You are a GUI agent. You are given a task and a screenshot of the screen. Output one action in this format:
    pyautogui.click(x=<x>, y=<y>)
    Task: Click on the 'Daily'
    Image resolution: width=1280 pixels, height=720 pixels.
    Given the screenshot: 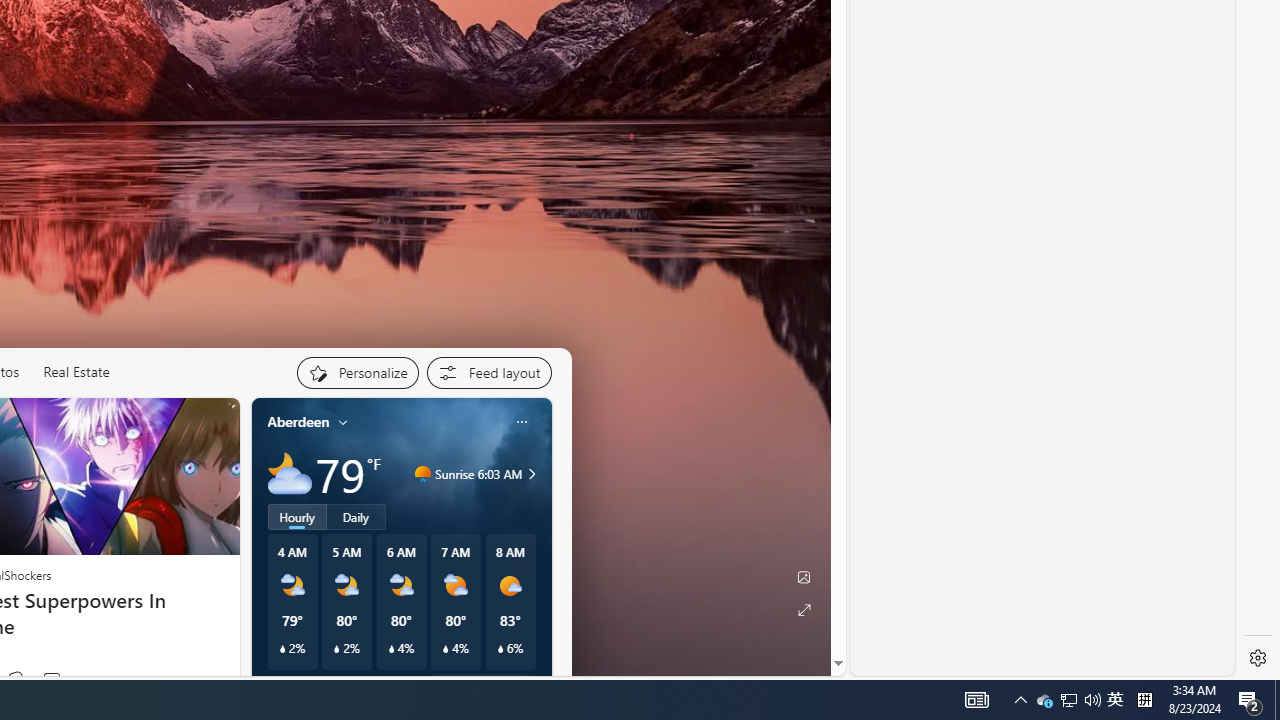 What is the action you would take?
    pyautogui.click(x=356, y=515)
    